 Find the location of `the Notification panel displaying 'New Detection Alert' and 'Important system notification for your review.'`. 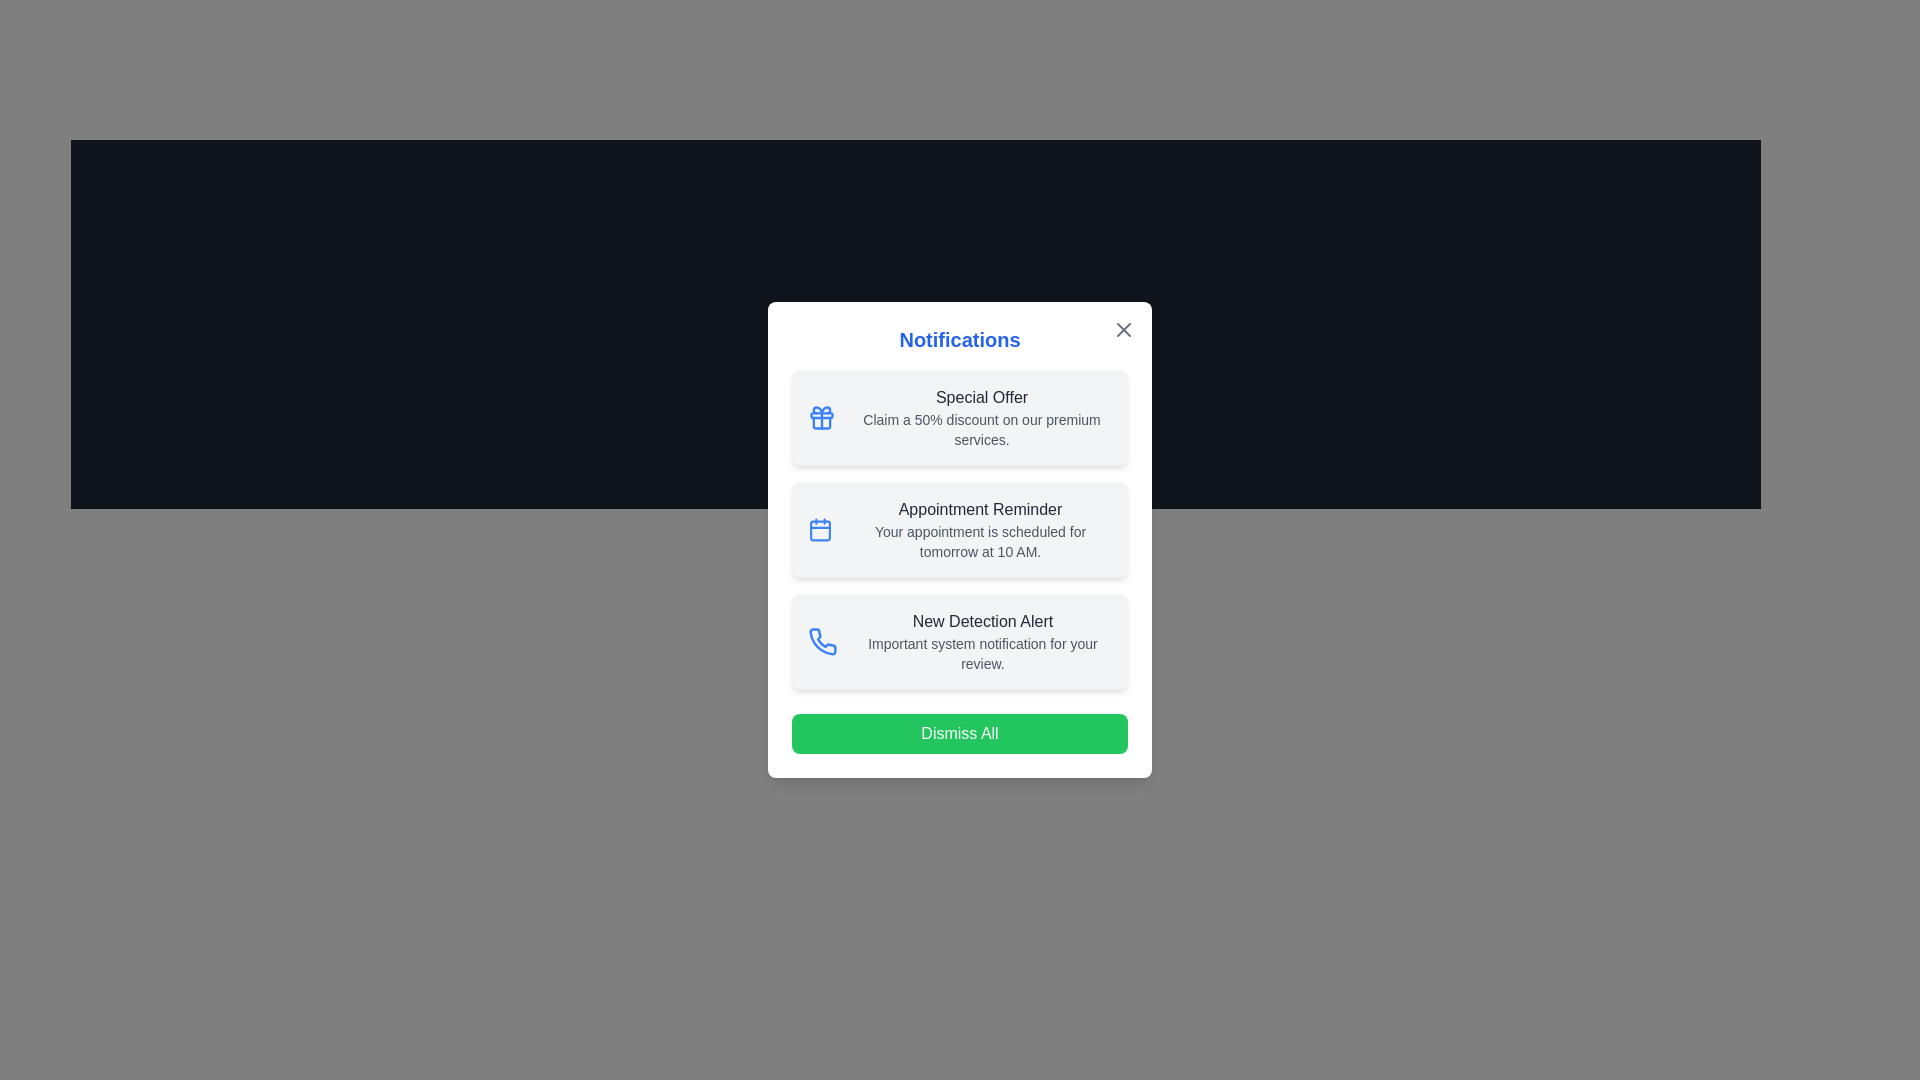

the Notification panel displaying 'New Detection Alert' and 'Important system notification for your review.' is located at coordinates (960, 641).